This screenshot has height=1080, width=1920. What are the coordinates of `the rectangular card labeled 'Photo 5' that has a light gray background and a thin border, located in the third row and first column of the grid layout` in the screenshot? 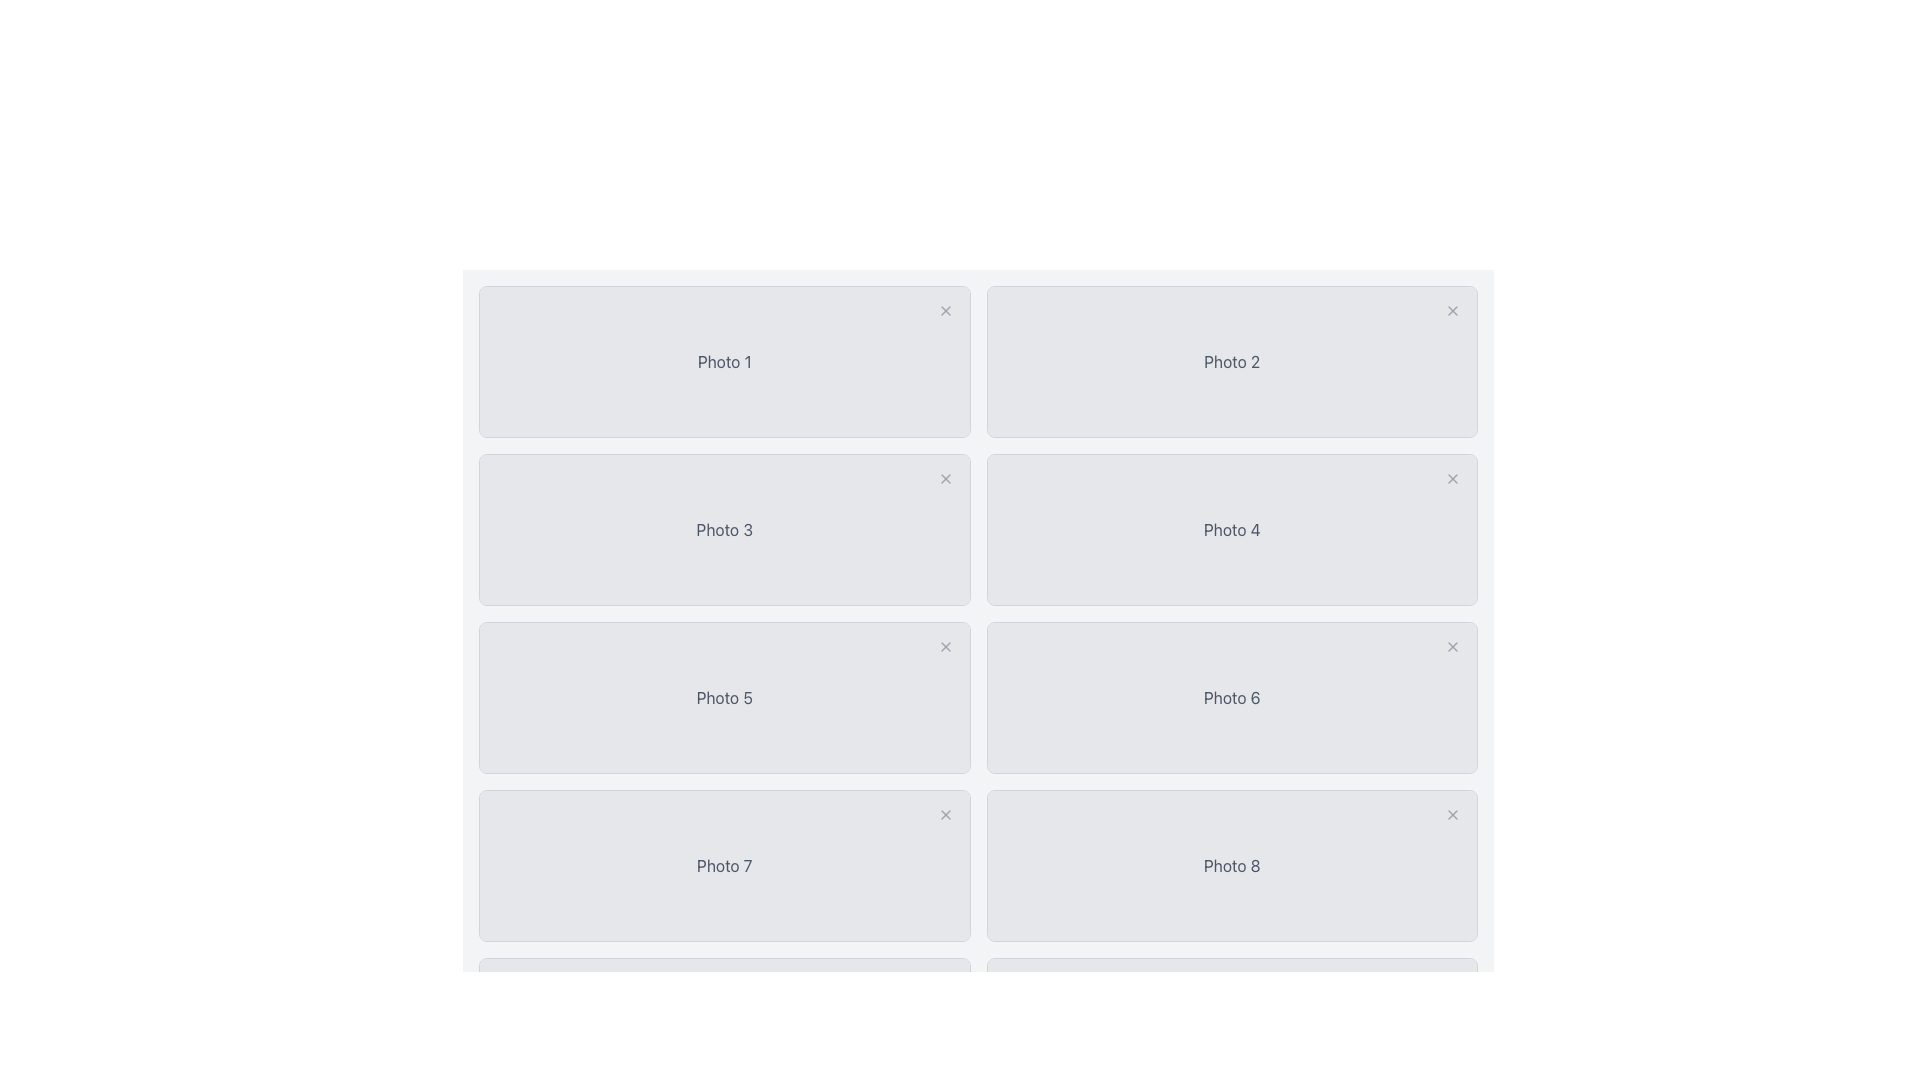 It's located at (723, 697).